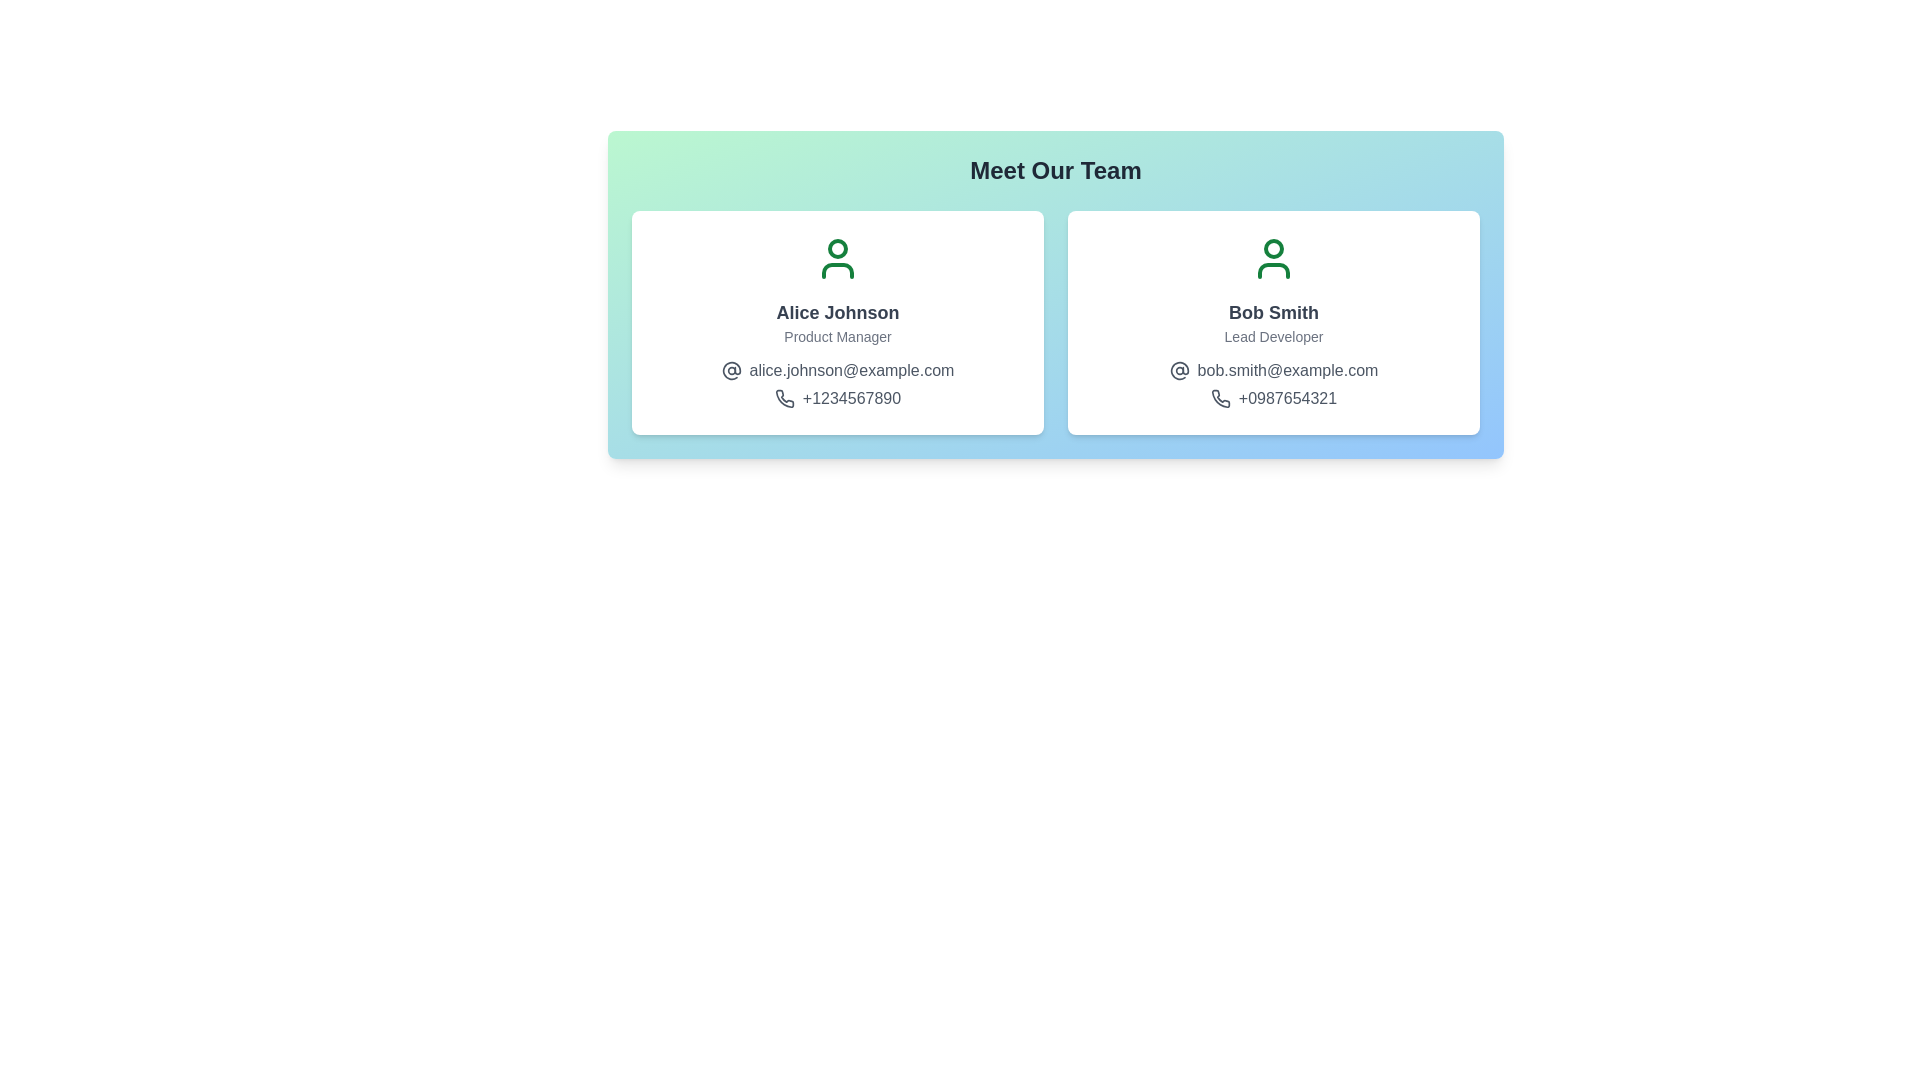  What do you see at coordinates (838, 398) in the screenshot?
I see `the Contact Information Display for 'Alice Johnson' which shows the phone icon and the number '+1234567890', located under the email 'alice.johnson@example.com'` at bounding box center [838, 398].